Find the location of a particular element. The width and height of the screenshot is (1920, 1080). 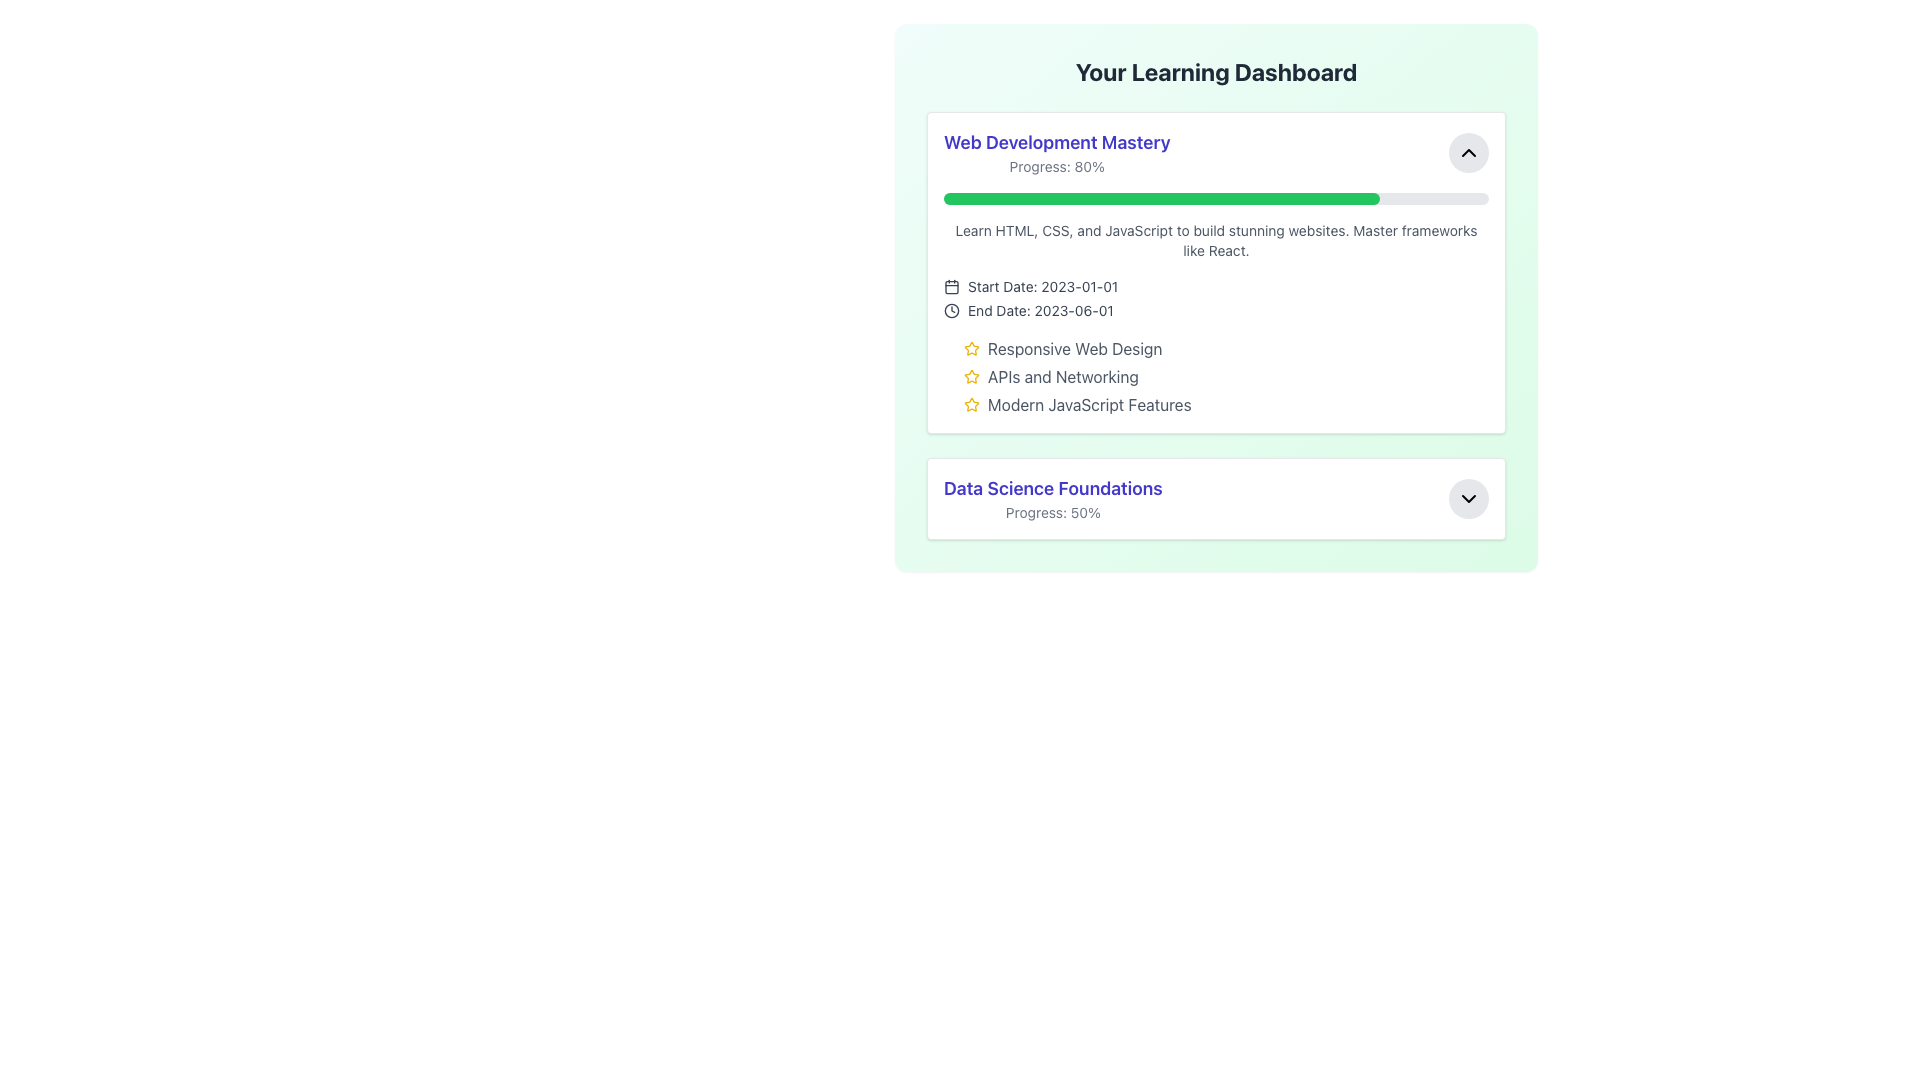

the text label displaying 'End Date: 2023-06-01' located within the 'Web Development Mastery' section of the dashboard, to the right of the clock icon is located at coordinates (1040, 311).